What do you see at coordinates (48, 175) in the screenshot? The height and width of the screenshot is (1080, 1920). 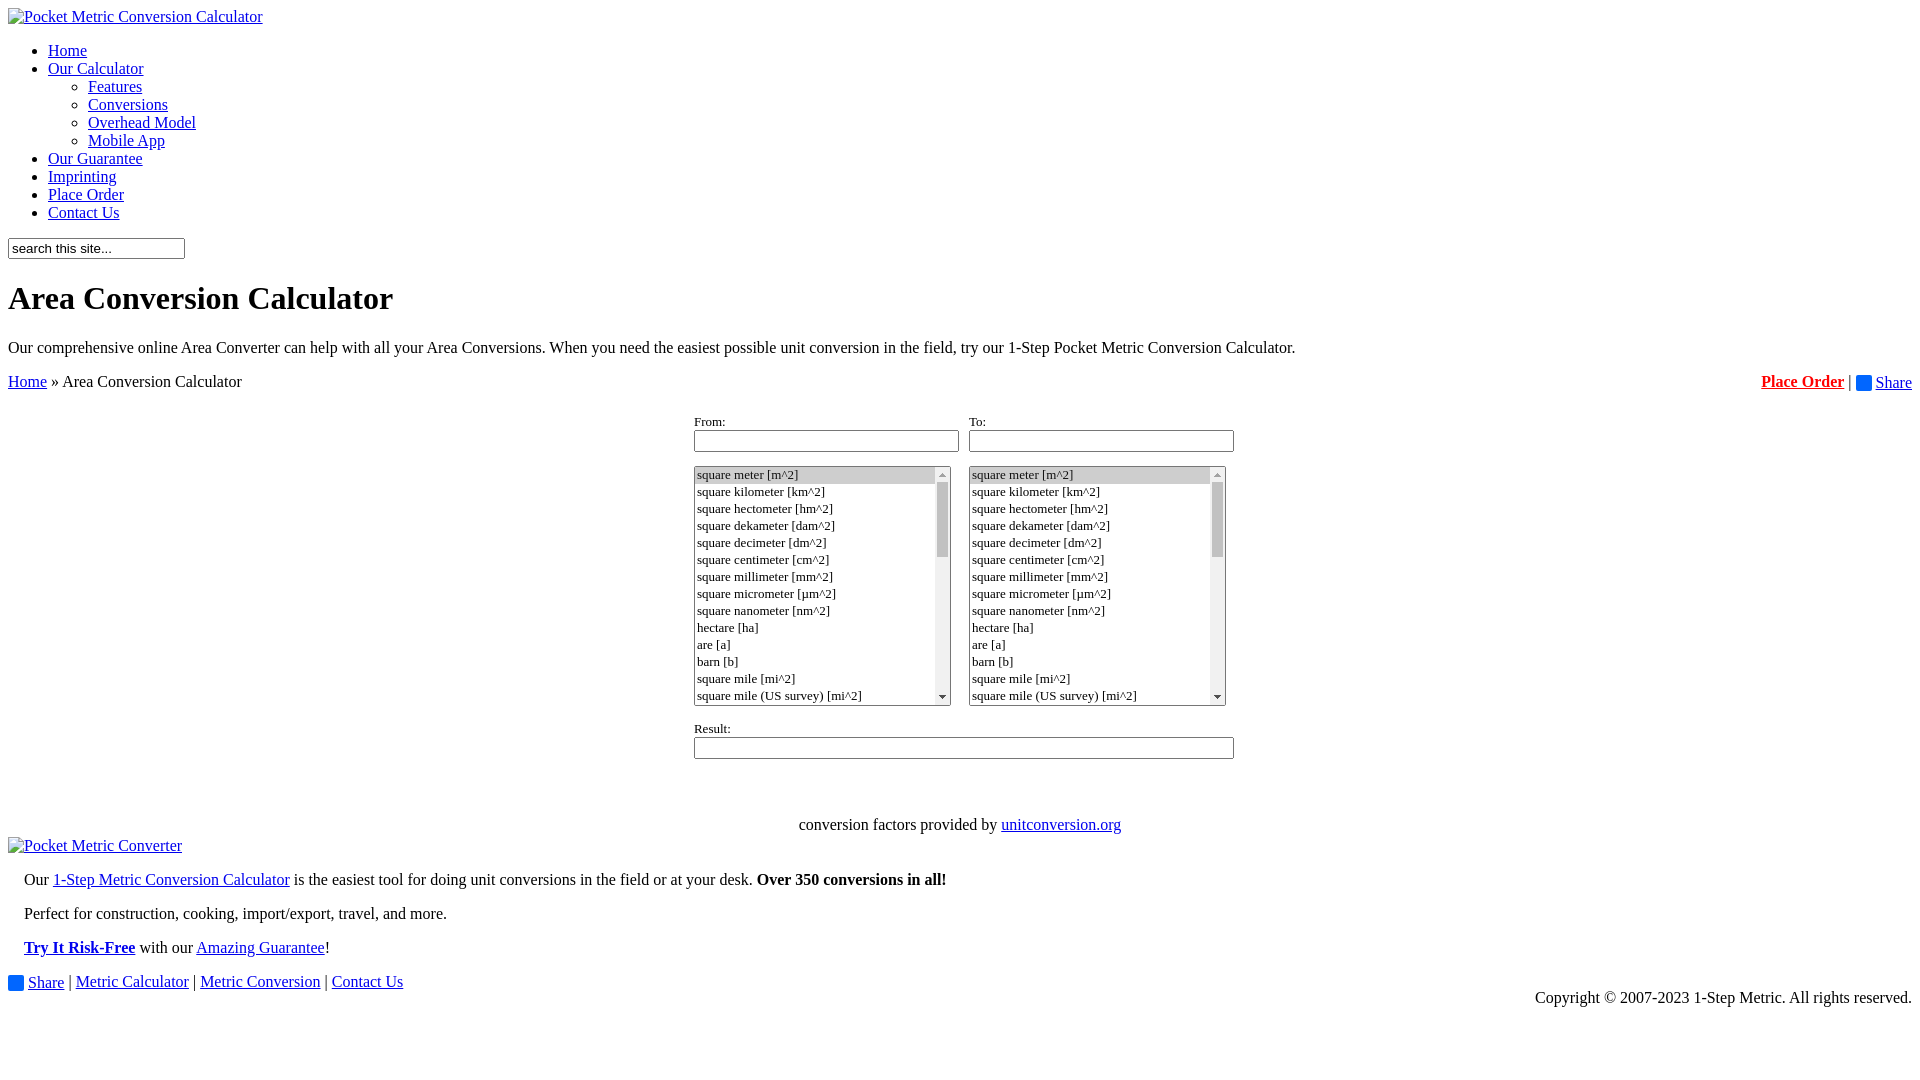 I see `'Imprinting'` at bounding box center [48, 175].